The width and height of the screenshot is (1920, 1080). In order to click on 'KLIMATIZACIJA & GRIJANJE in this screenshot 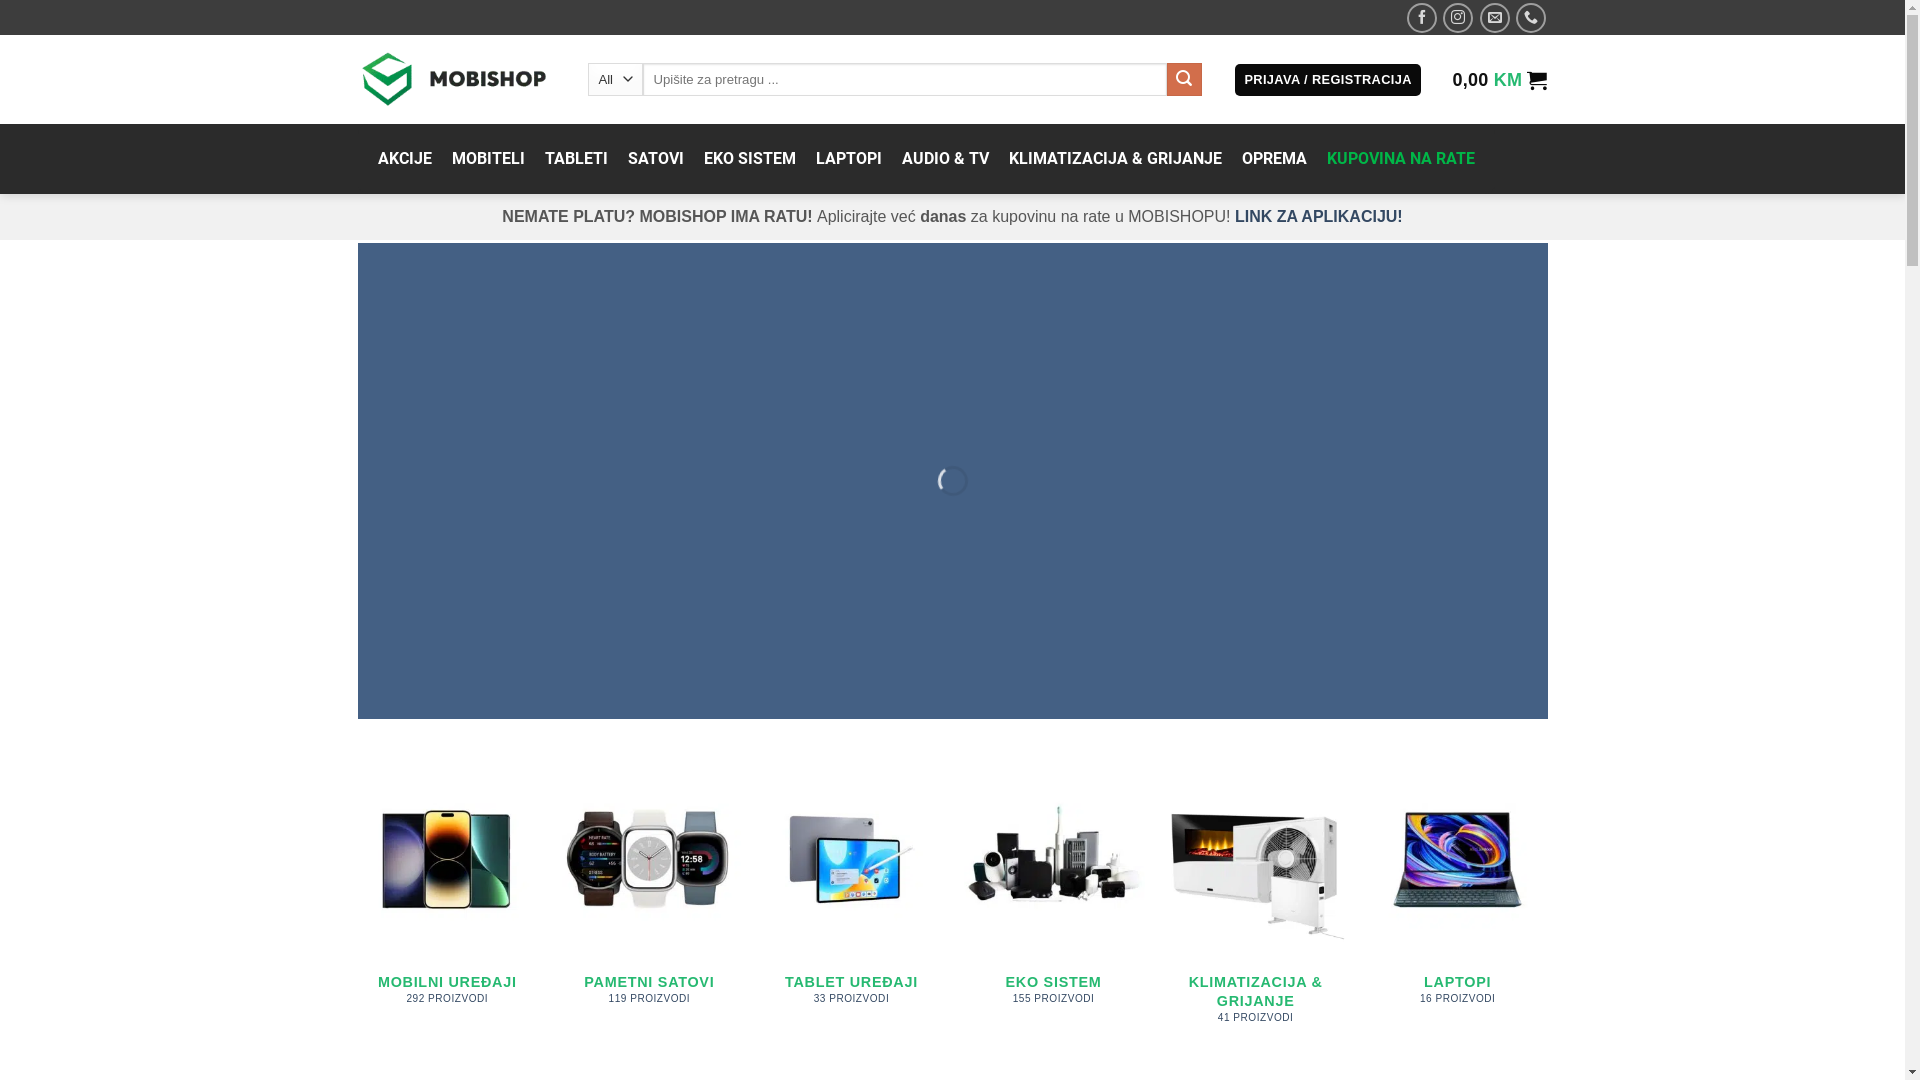, I will do `click(1253, 903)`.